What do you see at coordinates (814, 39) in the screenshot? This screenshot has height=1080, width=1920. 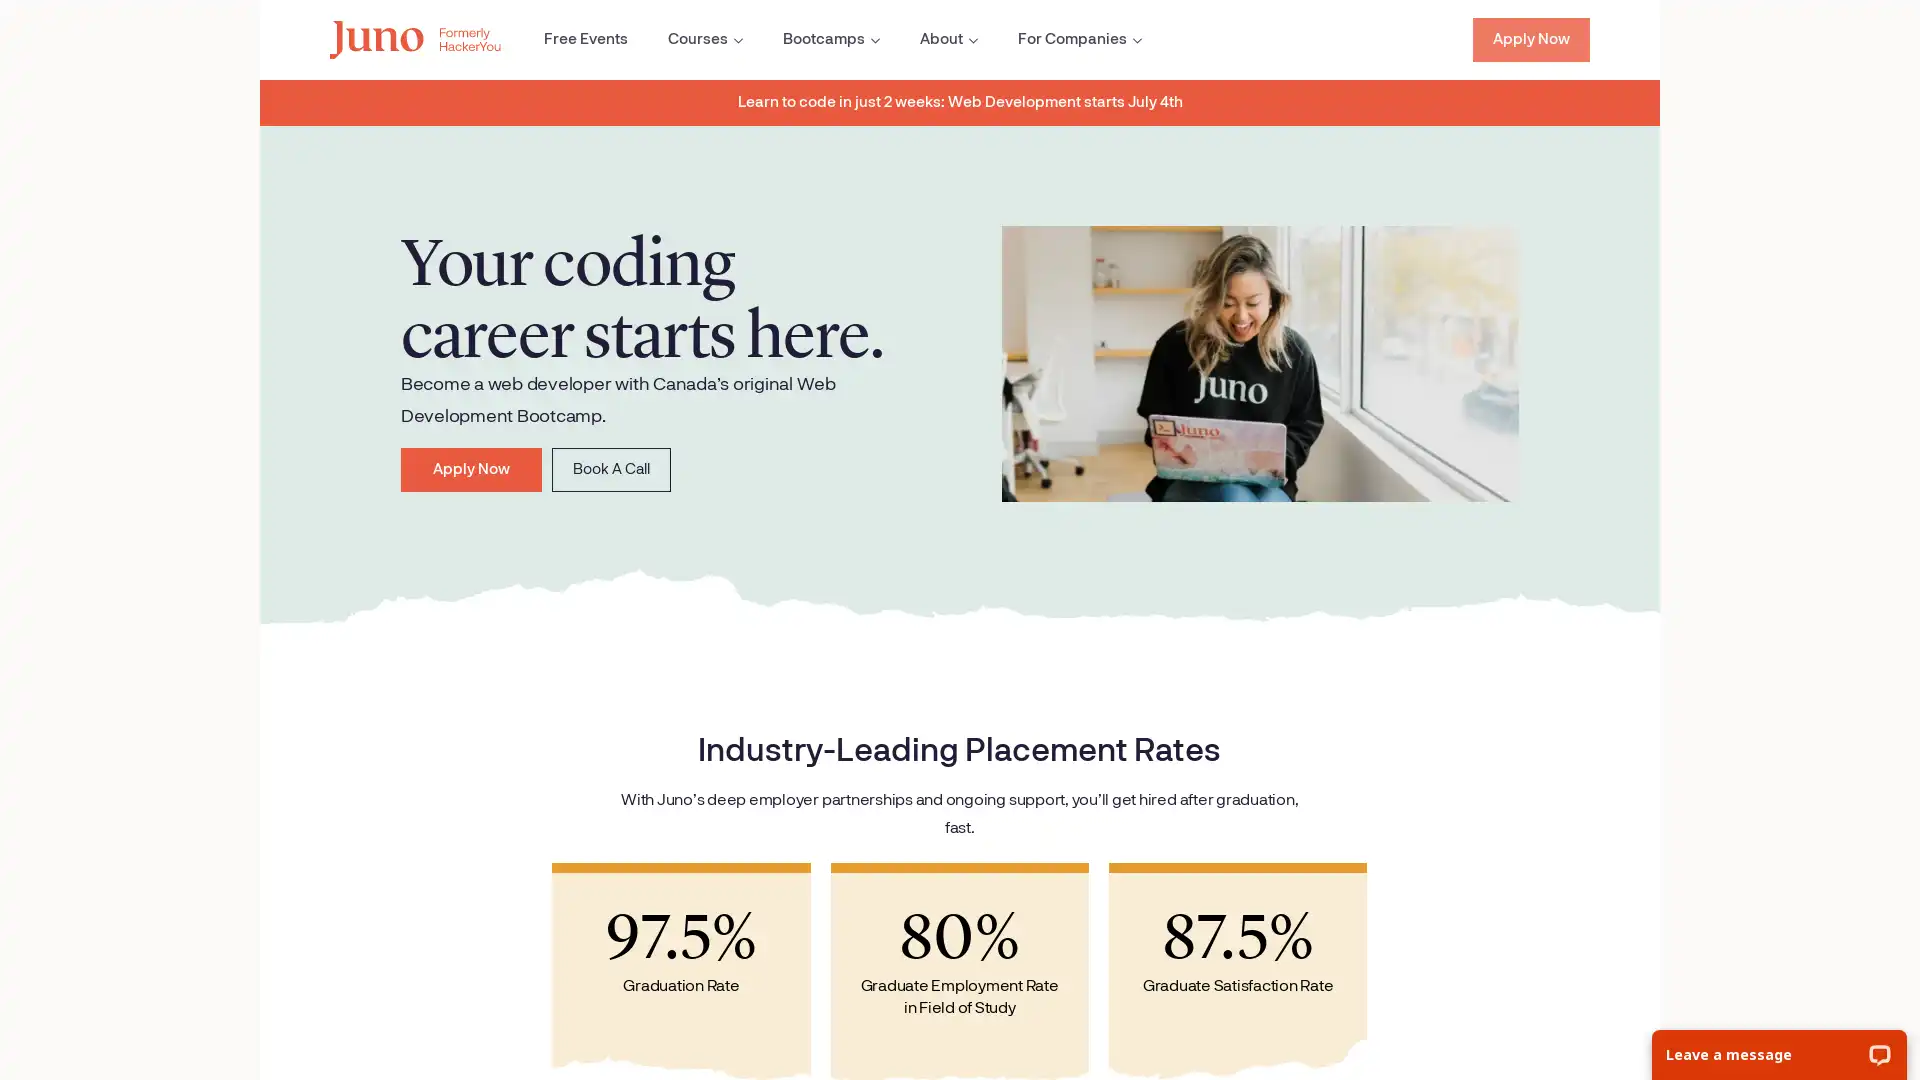 I see `Open the Bootcamps sub menu.` at bounding box center [814, 39].